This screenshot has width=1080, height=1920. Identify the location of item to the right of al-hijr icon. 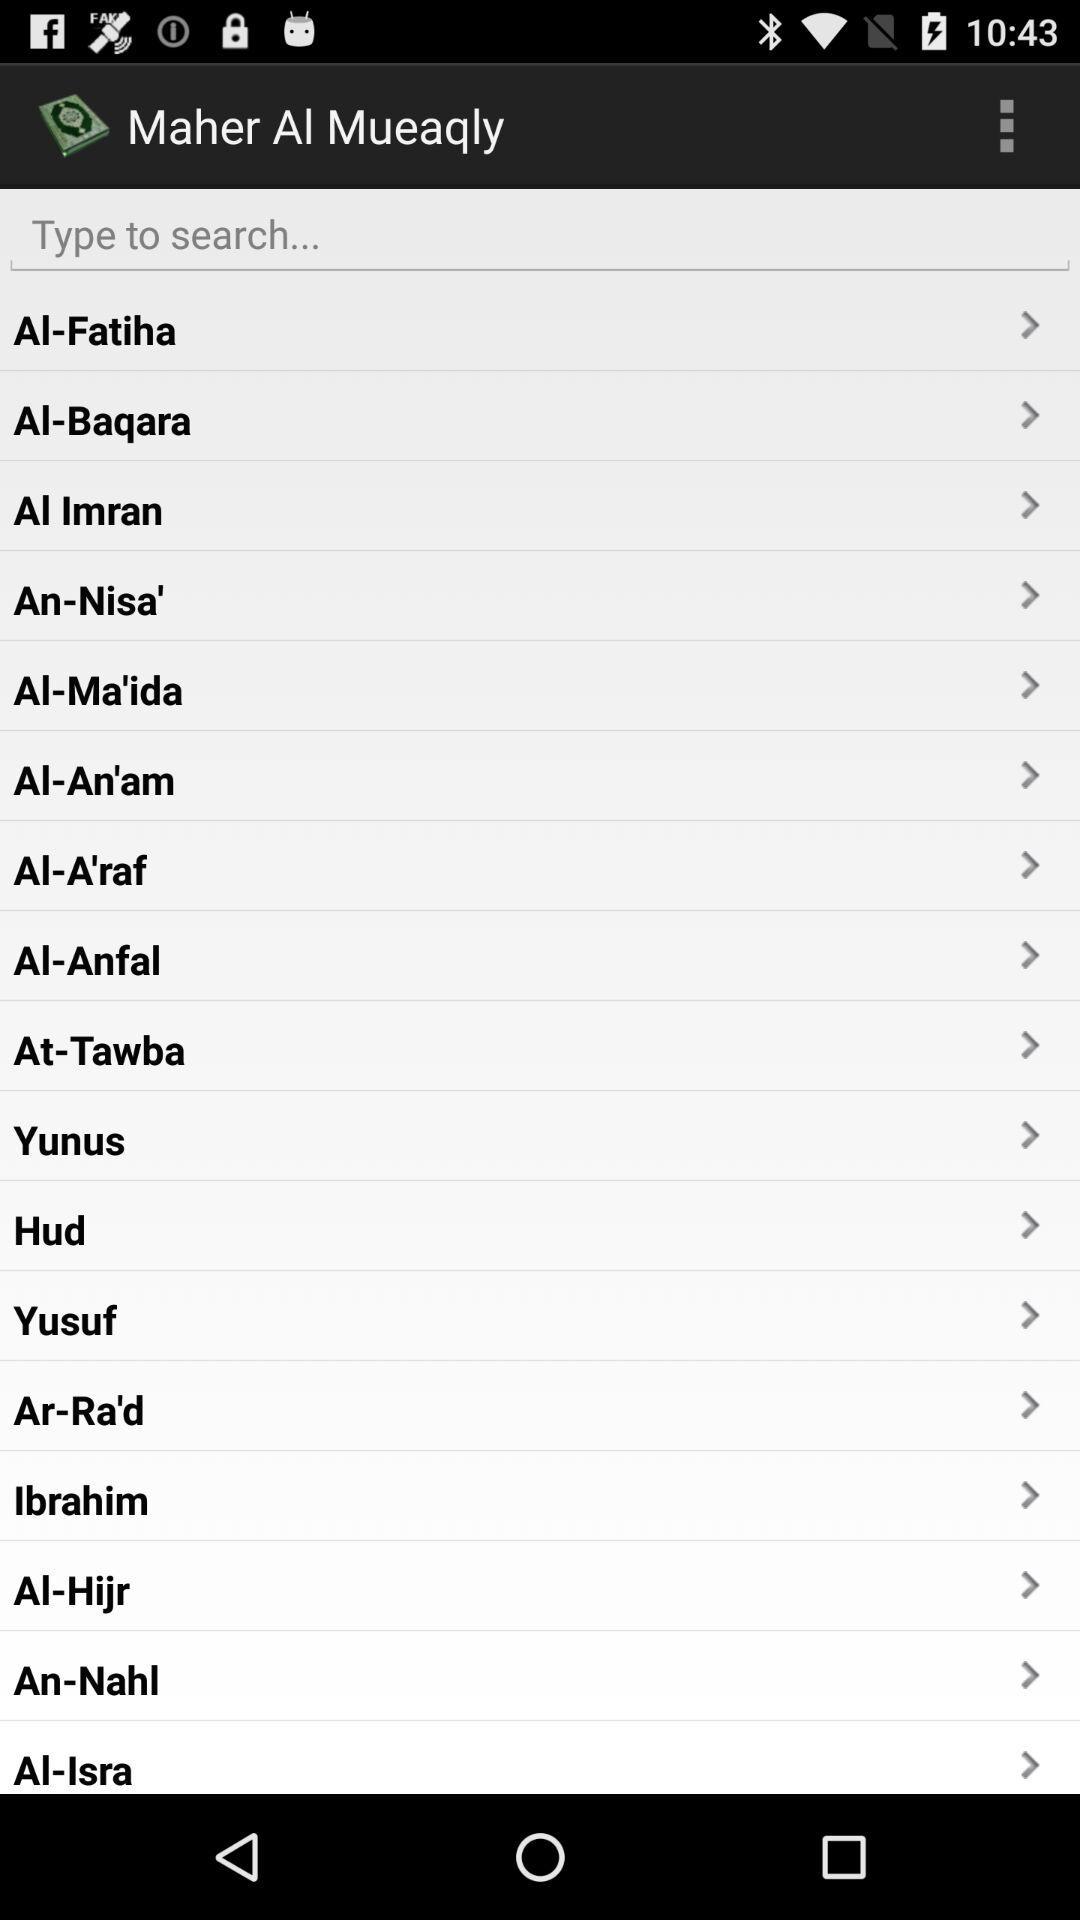
(1028, 1584).